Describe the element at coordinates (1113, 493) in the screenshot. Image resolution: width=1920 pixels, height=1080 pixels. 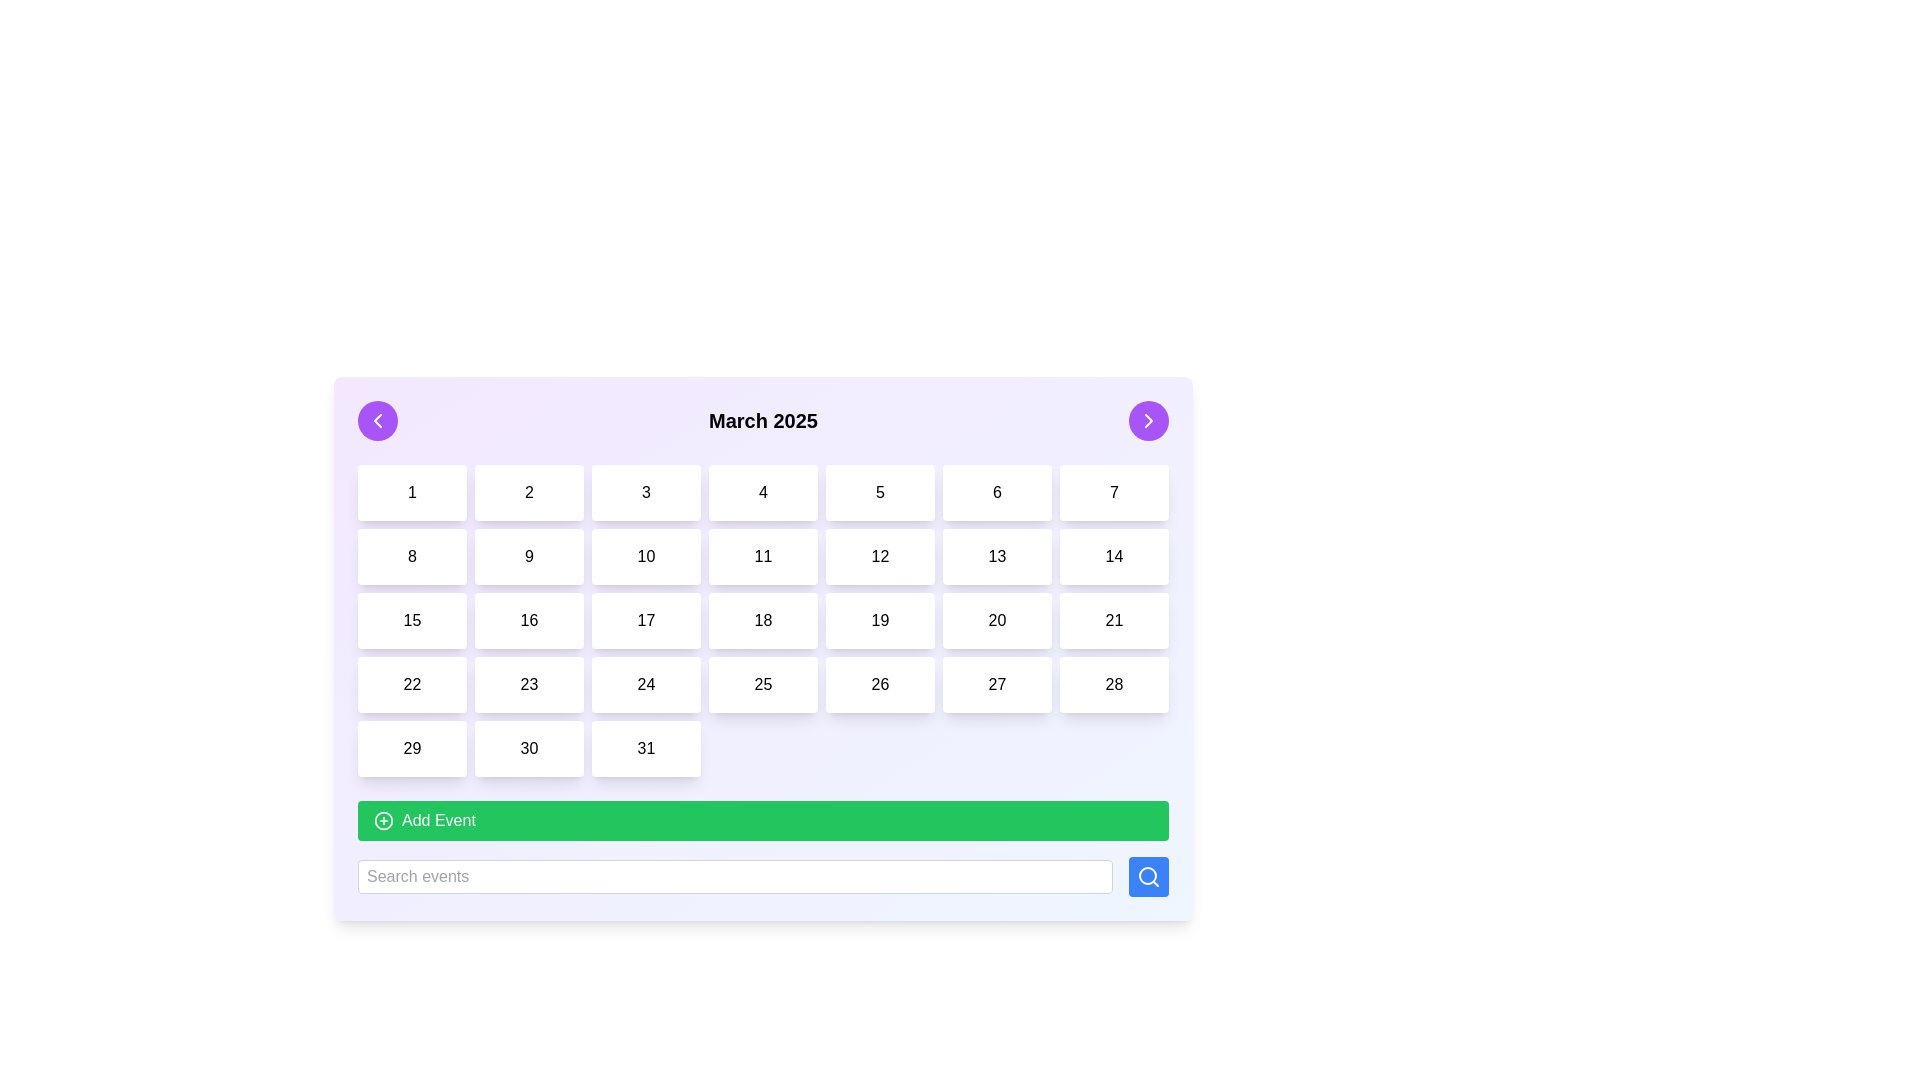
I see `to select the calendar date block representing the 7th day of the month, located in the first row of the calendar grid layout` at that location.